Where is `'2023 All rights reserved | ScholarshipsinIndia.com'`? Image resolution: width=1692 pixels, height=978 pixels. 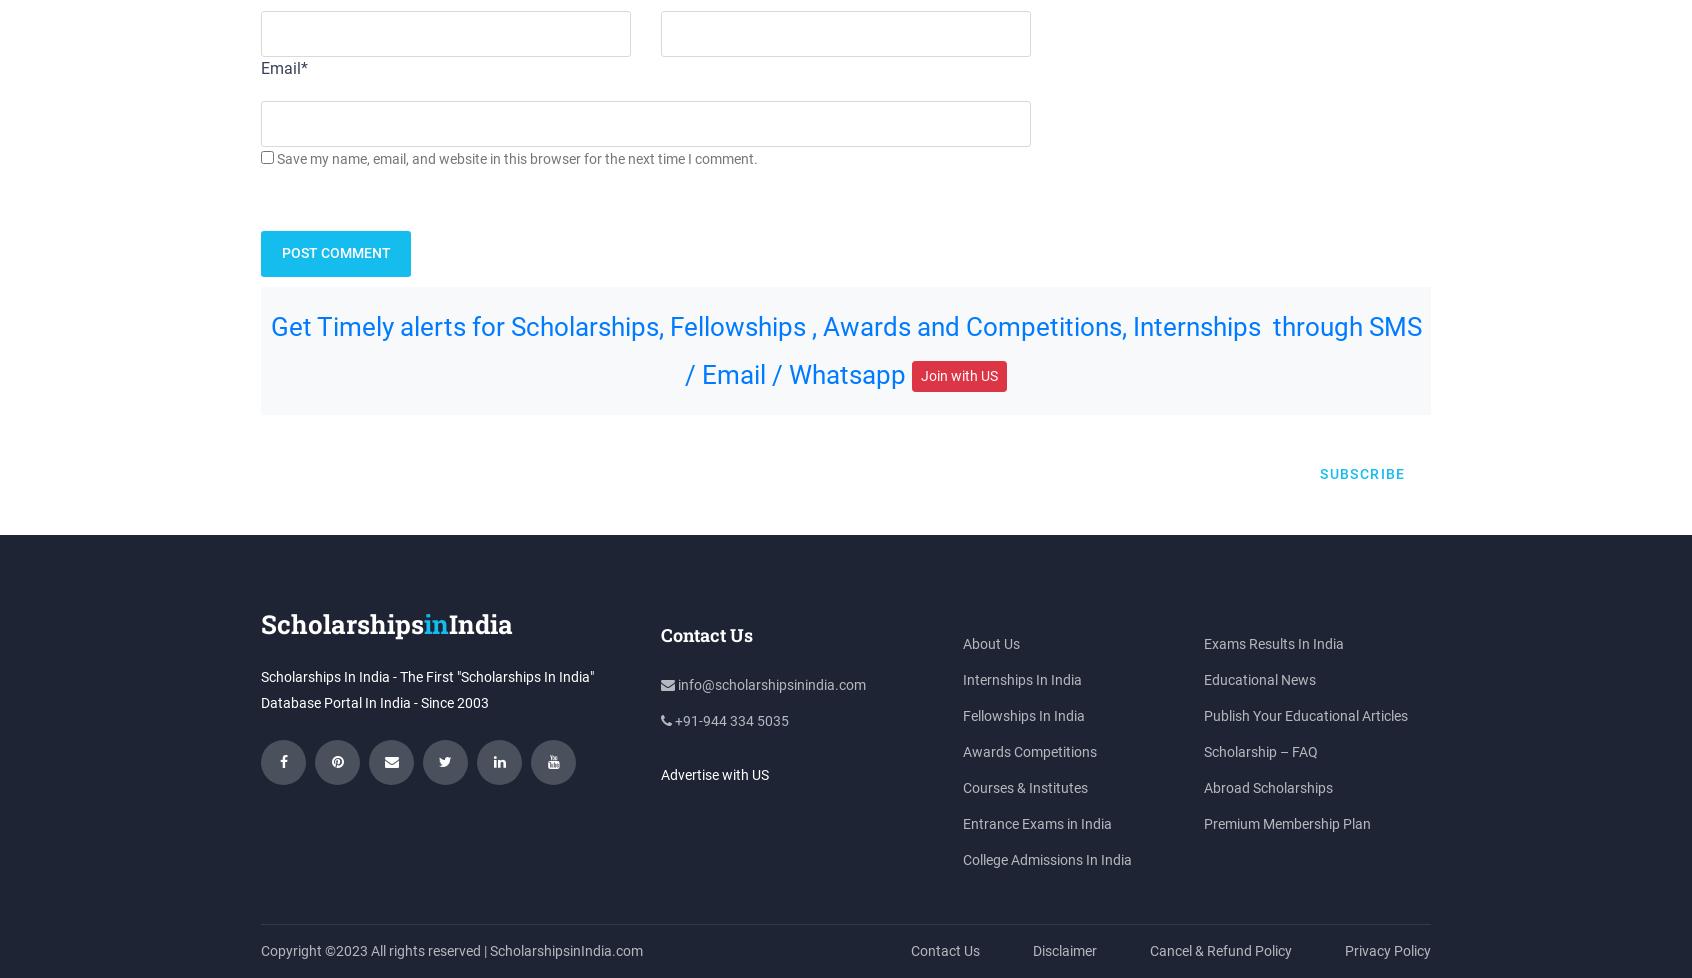 '2023 All rights reserved | ScholarshipsinIndia.com' is located at coordinates (335, 949).